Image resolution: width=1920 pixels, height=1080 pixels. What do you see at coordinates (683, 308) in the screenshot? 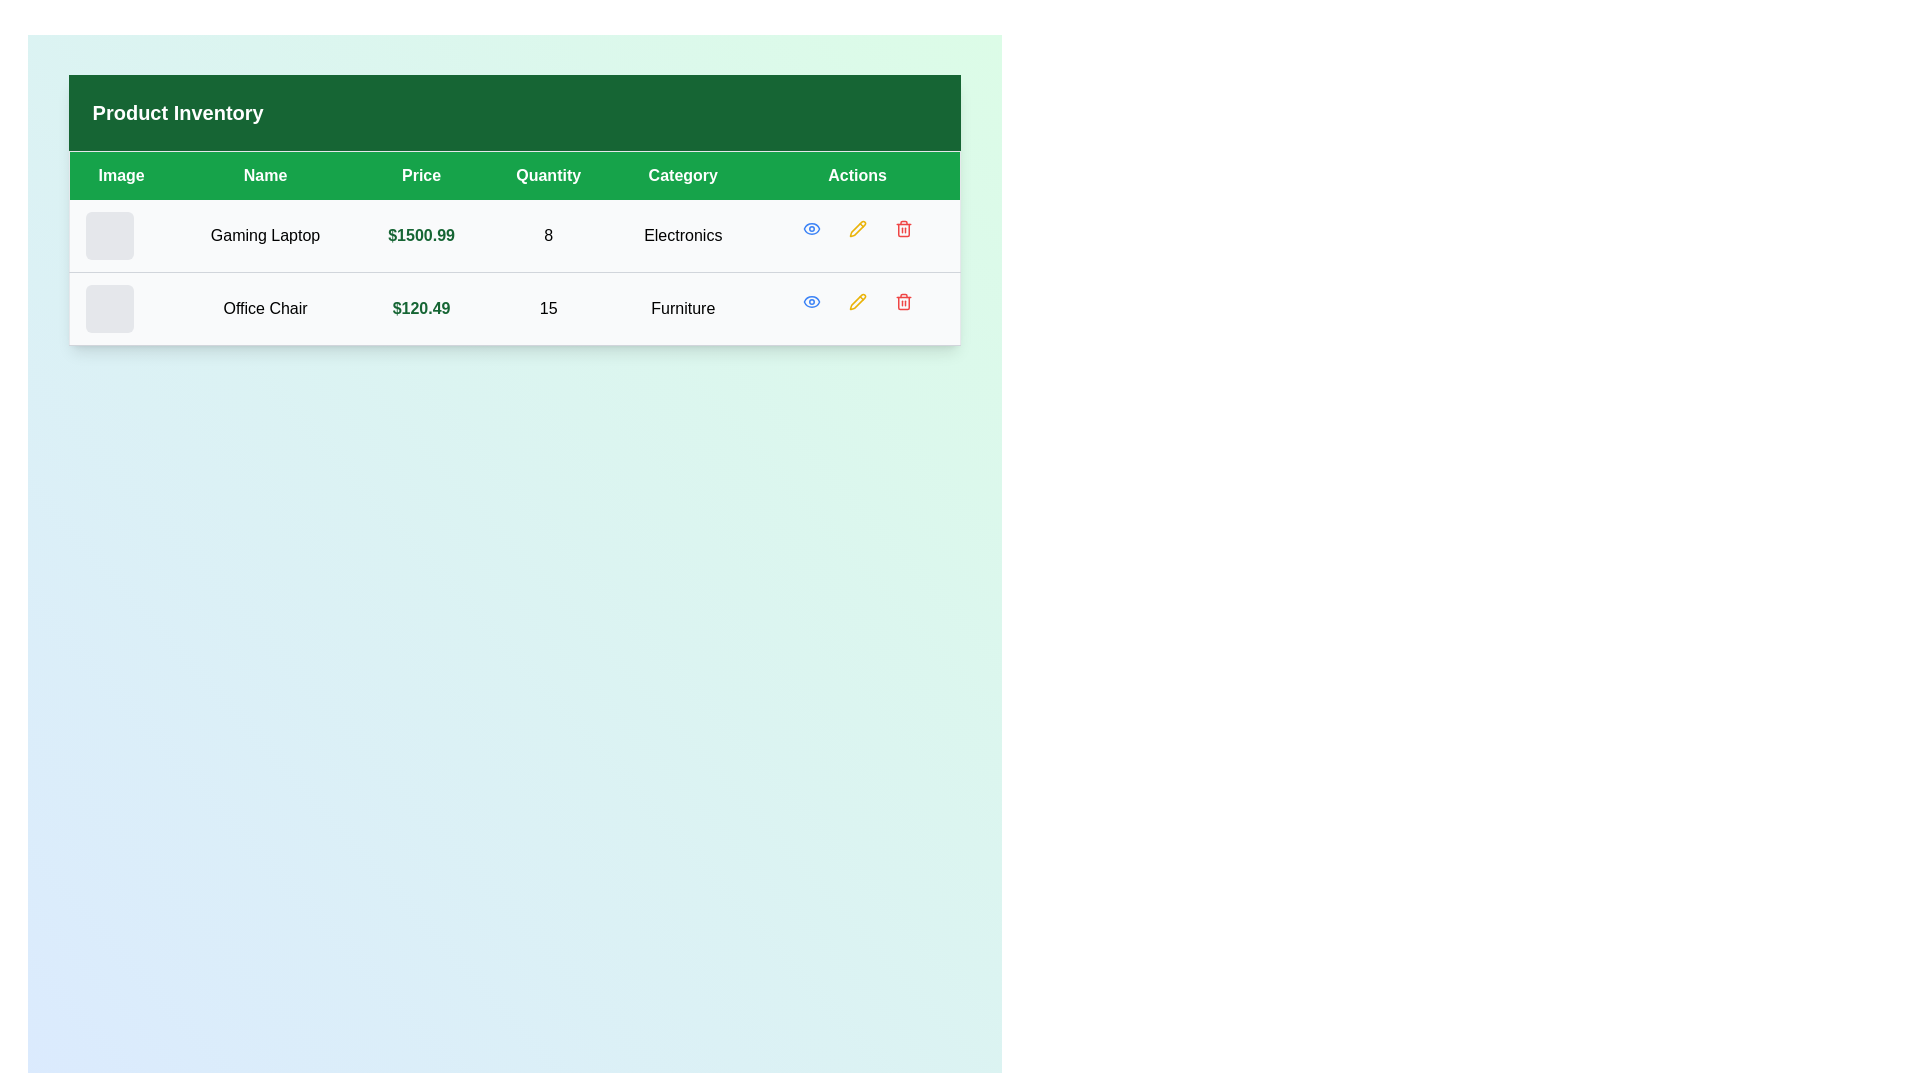
I see `the 'Furniture' text label displayed in black font within the white rectangular area in the 'Category' column of the second row of the table` at bounding box center [683, 308].